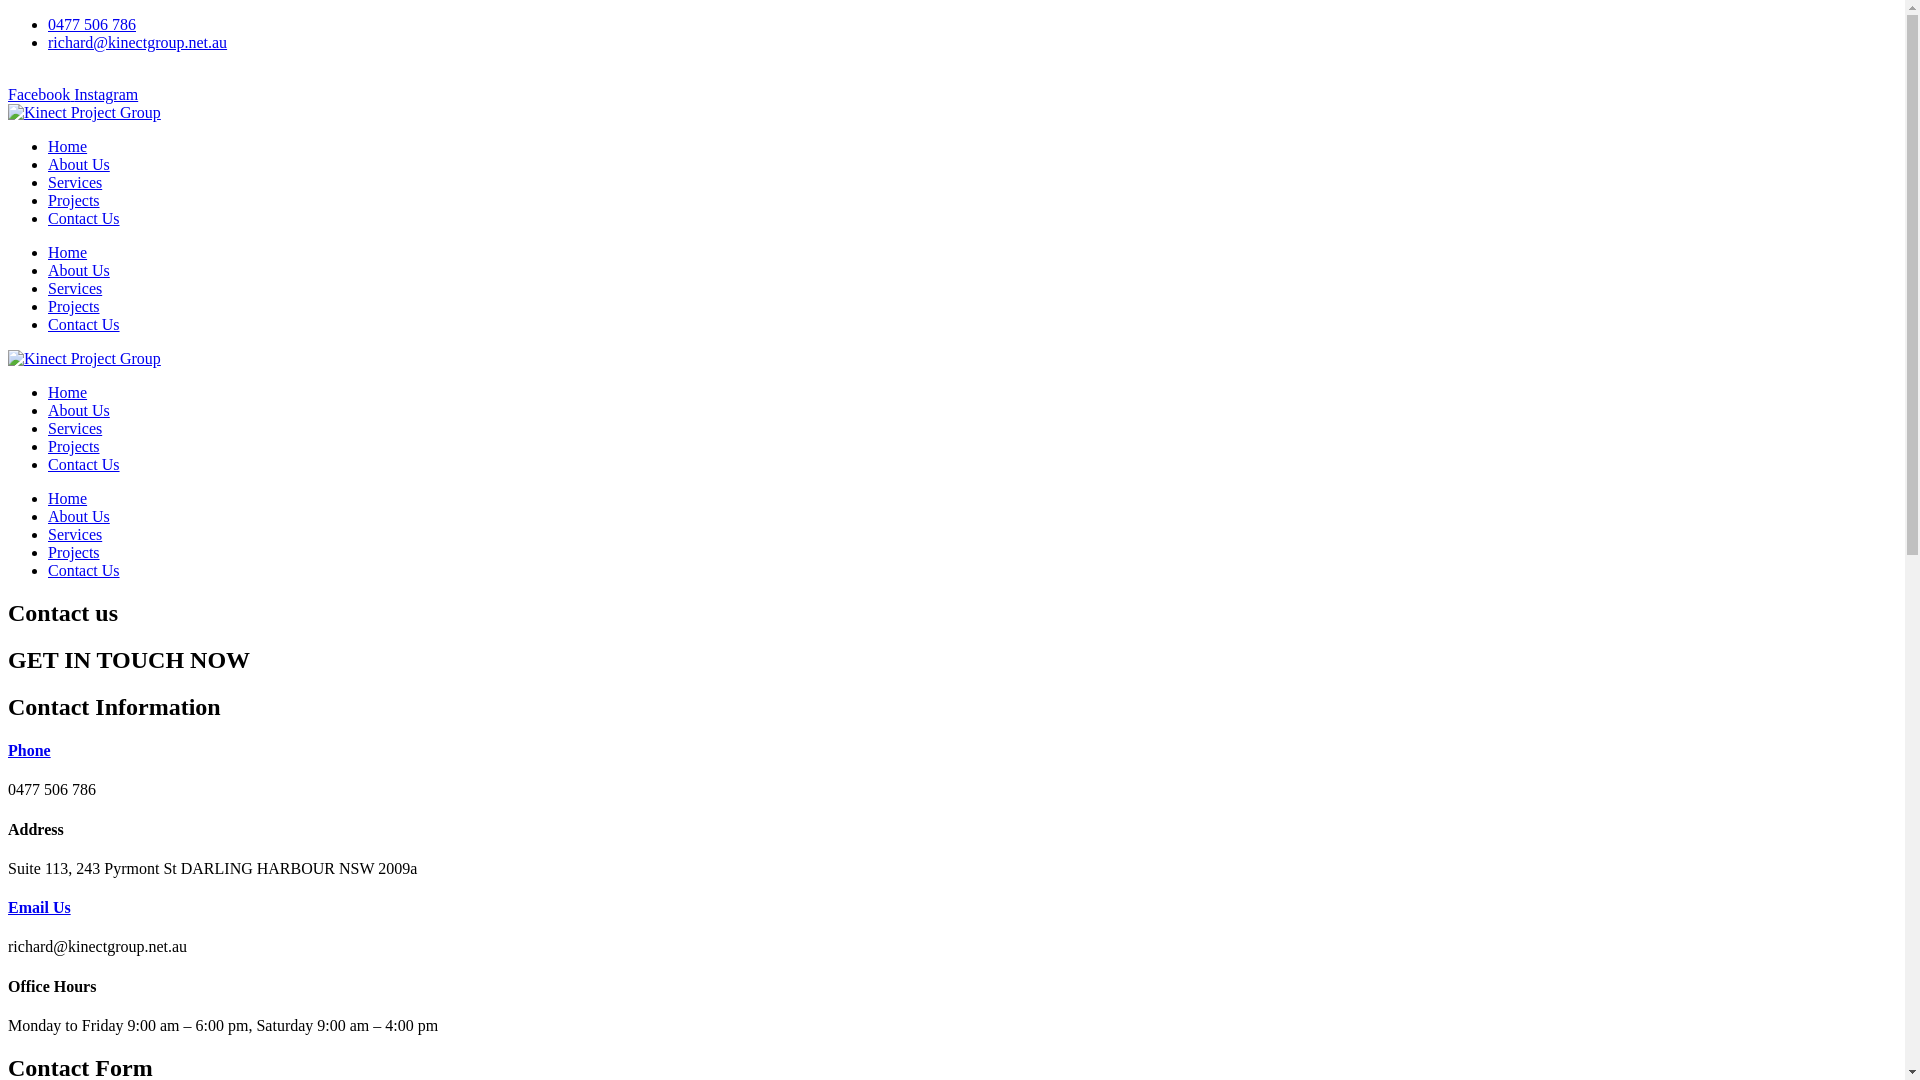 The width and height of the screenshot is (1920, 1080). Describe the element at coordinates (75, 533) in the screenshot. I see `'Services'` at that location.